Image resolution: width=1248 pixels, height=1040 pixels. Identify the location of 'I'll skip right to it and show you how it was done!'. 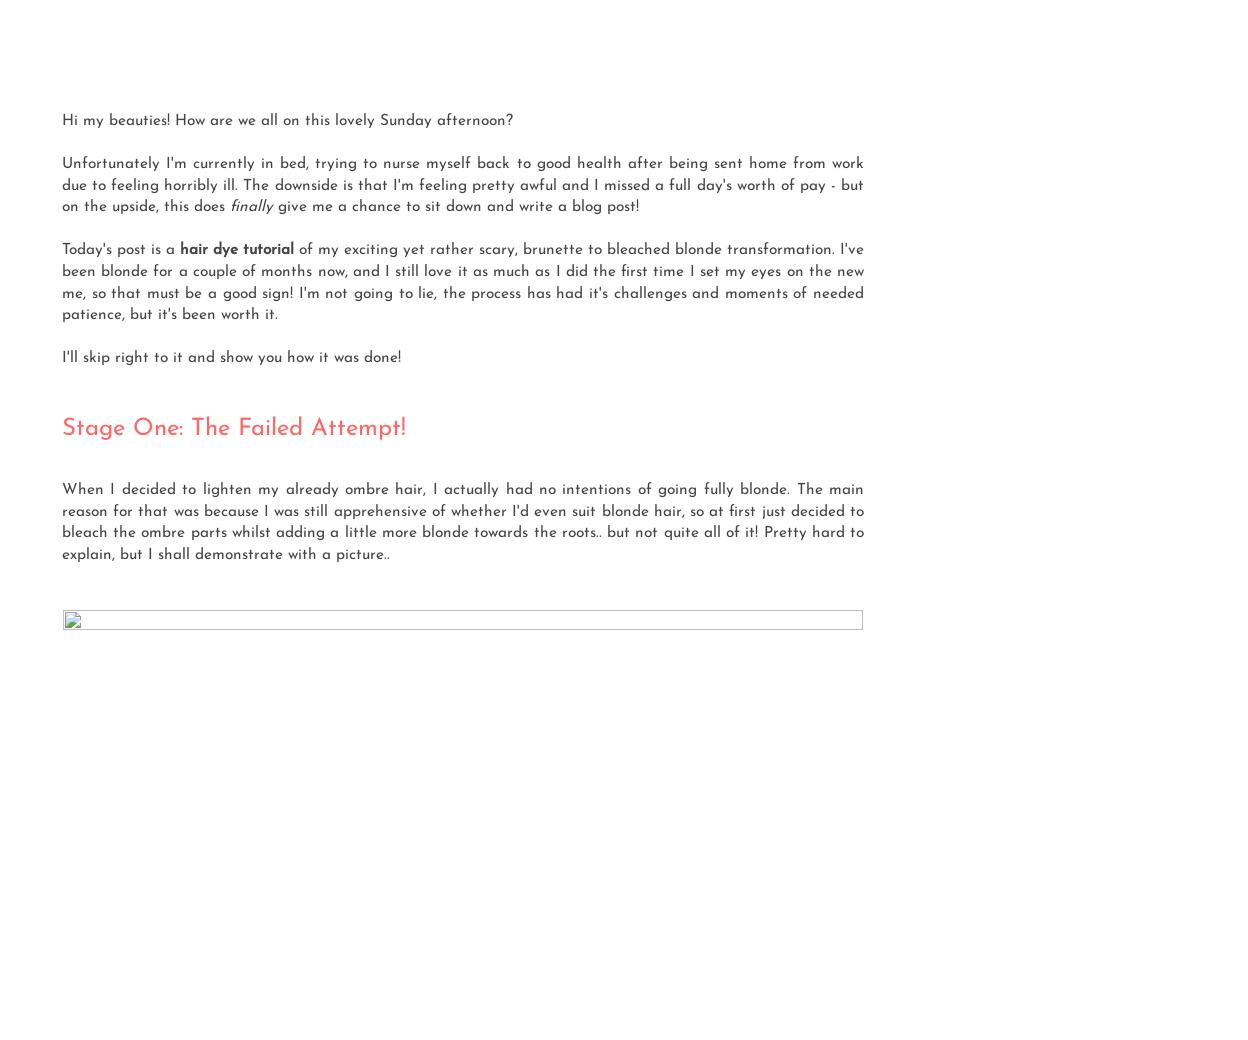
(61, 356).